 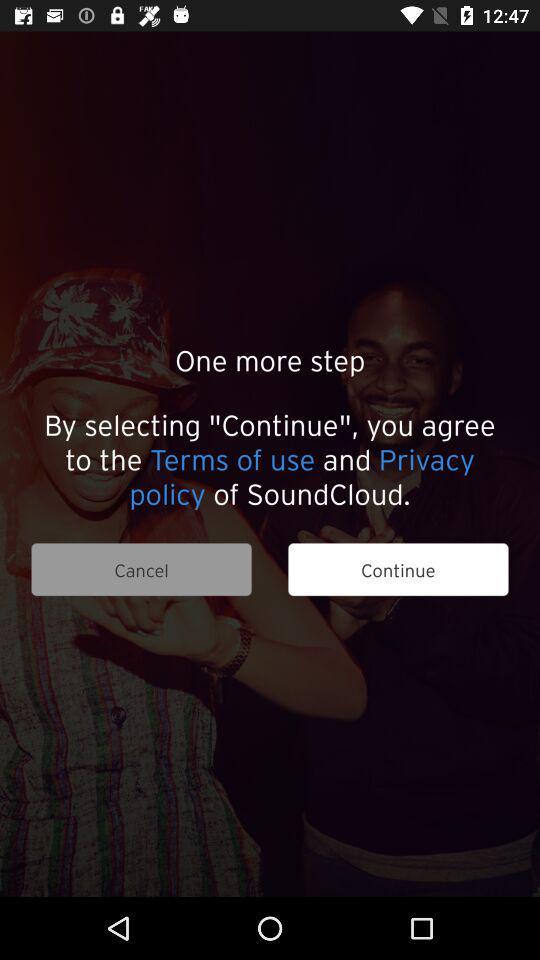 What do you see at coordinates (270, 458) in the screenshot?
I see `by selecting continue` at bounding box center [270, 458].